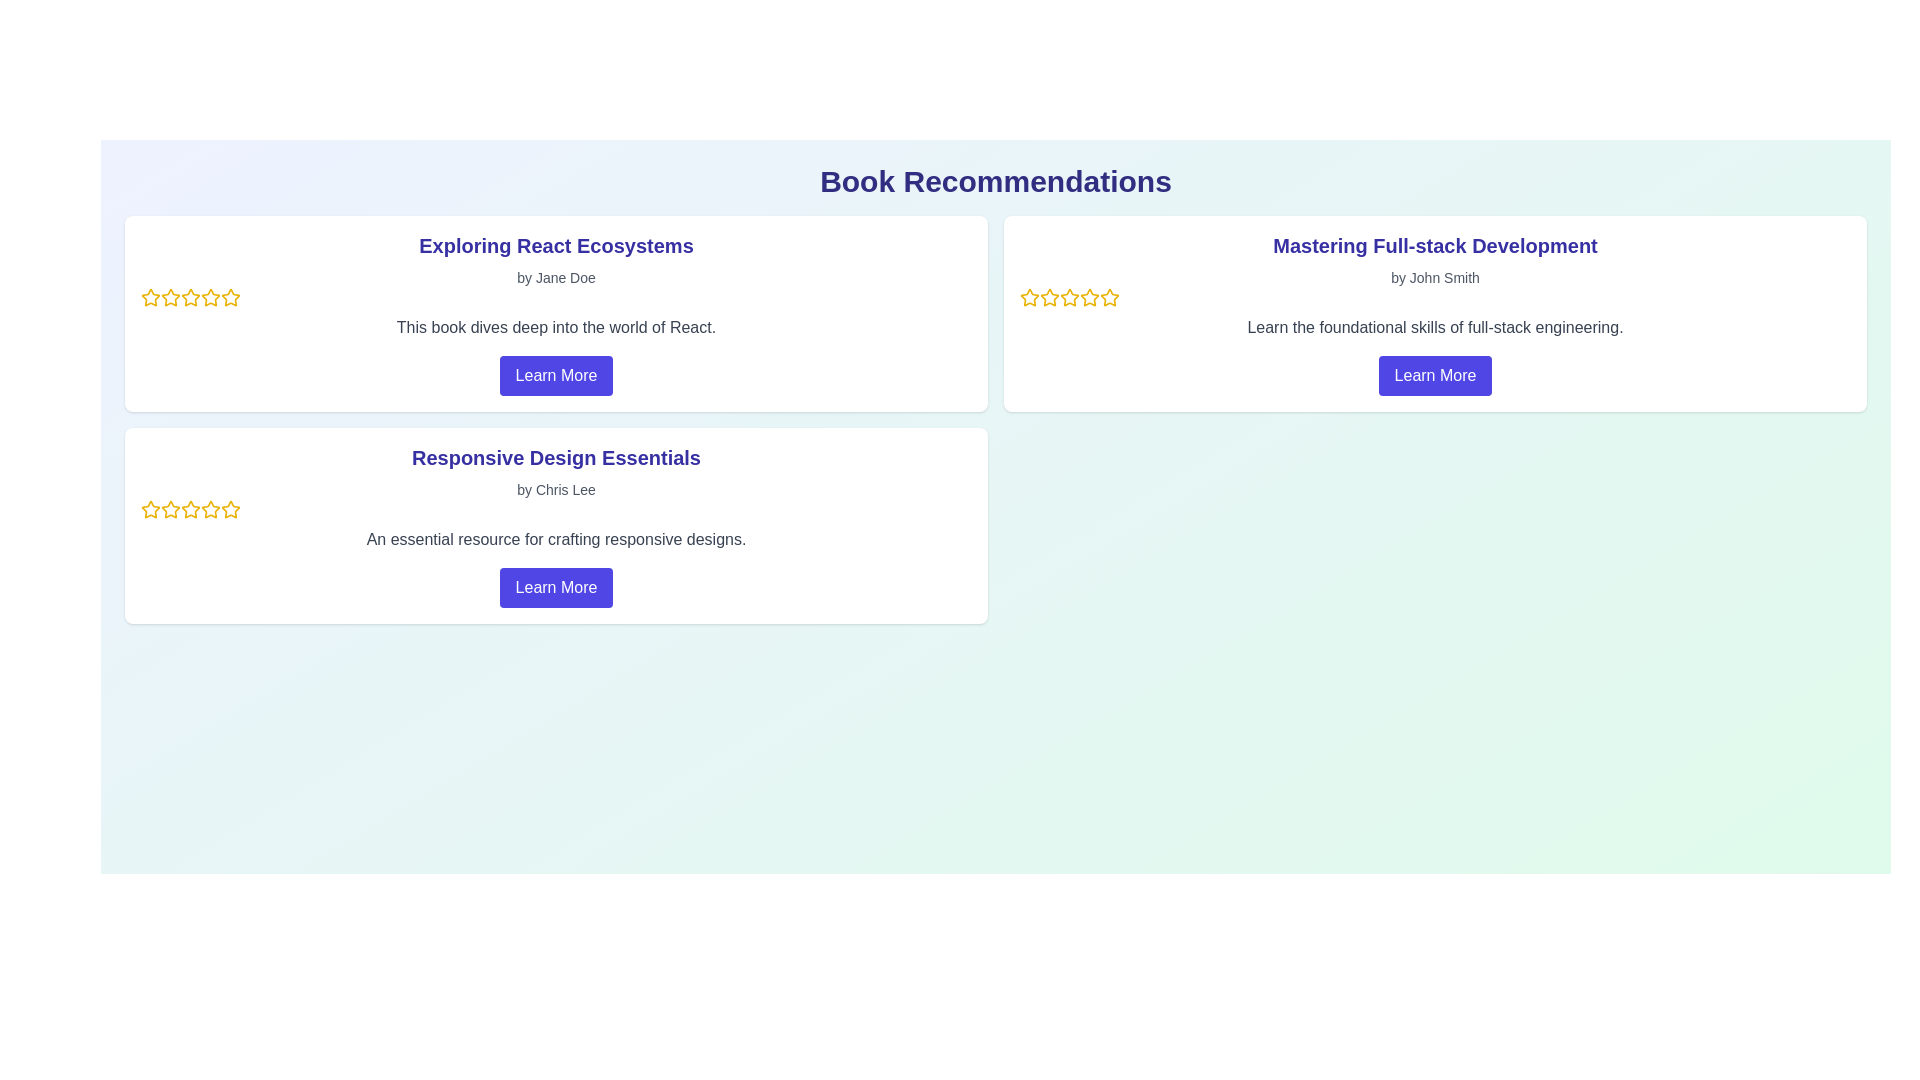 Image resolution: width=1920 pixels, height=1080 pixels. I want to click on the second star icon in the rating system for the 'Responsive Design Essentials' card, so click(191, 508).